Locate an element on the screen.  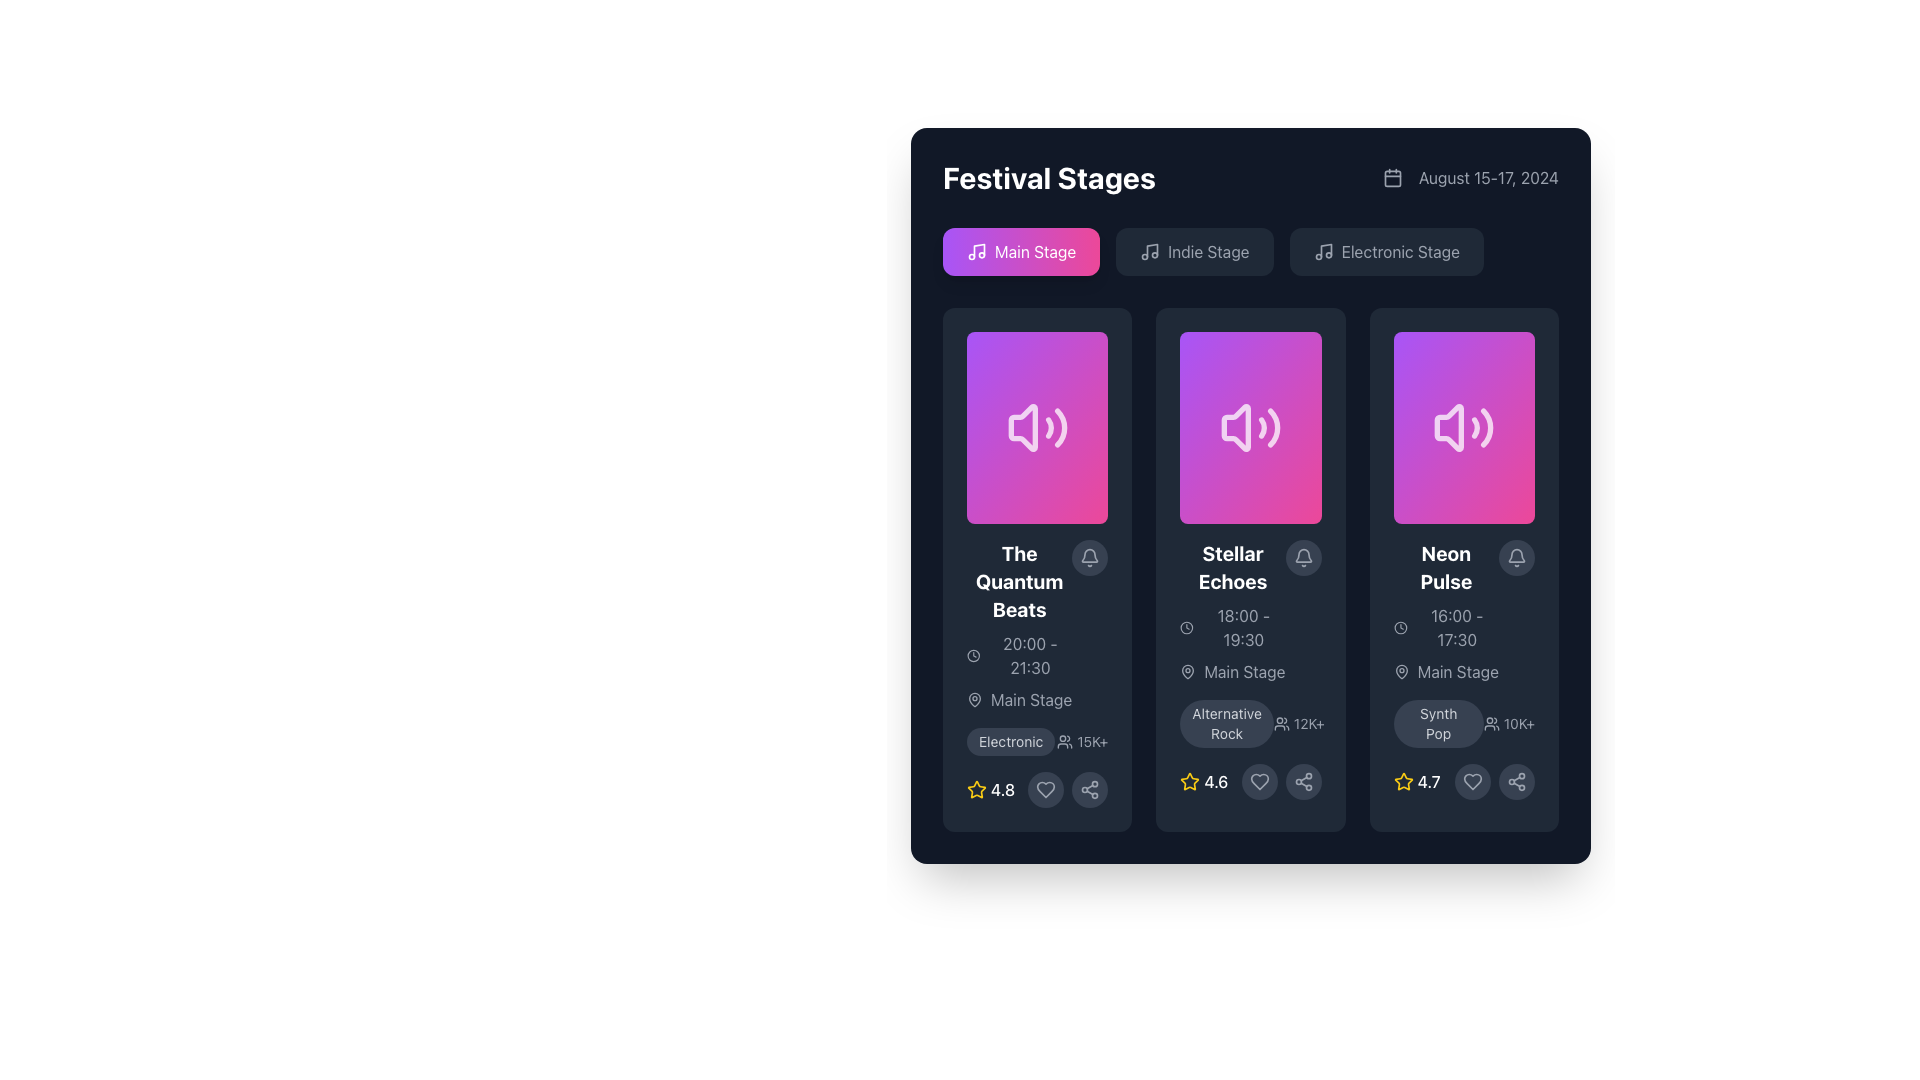
the 'Neon Pulse' event card in the Festival Stages section, which displays the event title in large bold font, time slot in smaller gray font, and location in gray, located in the third column under the 'Main Stage' tab is located at coordinates (1446, 611).